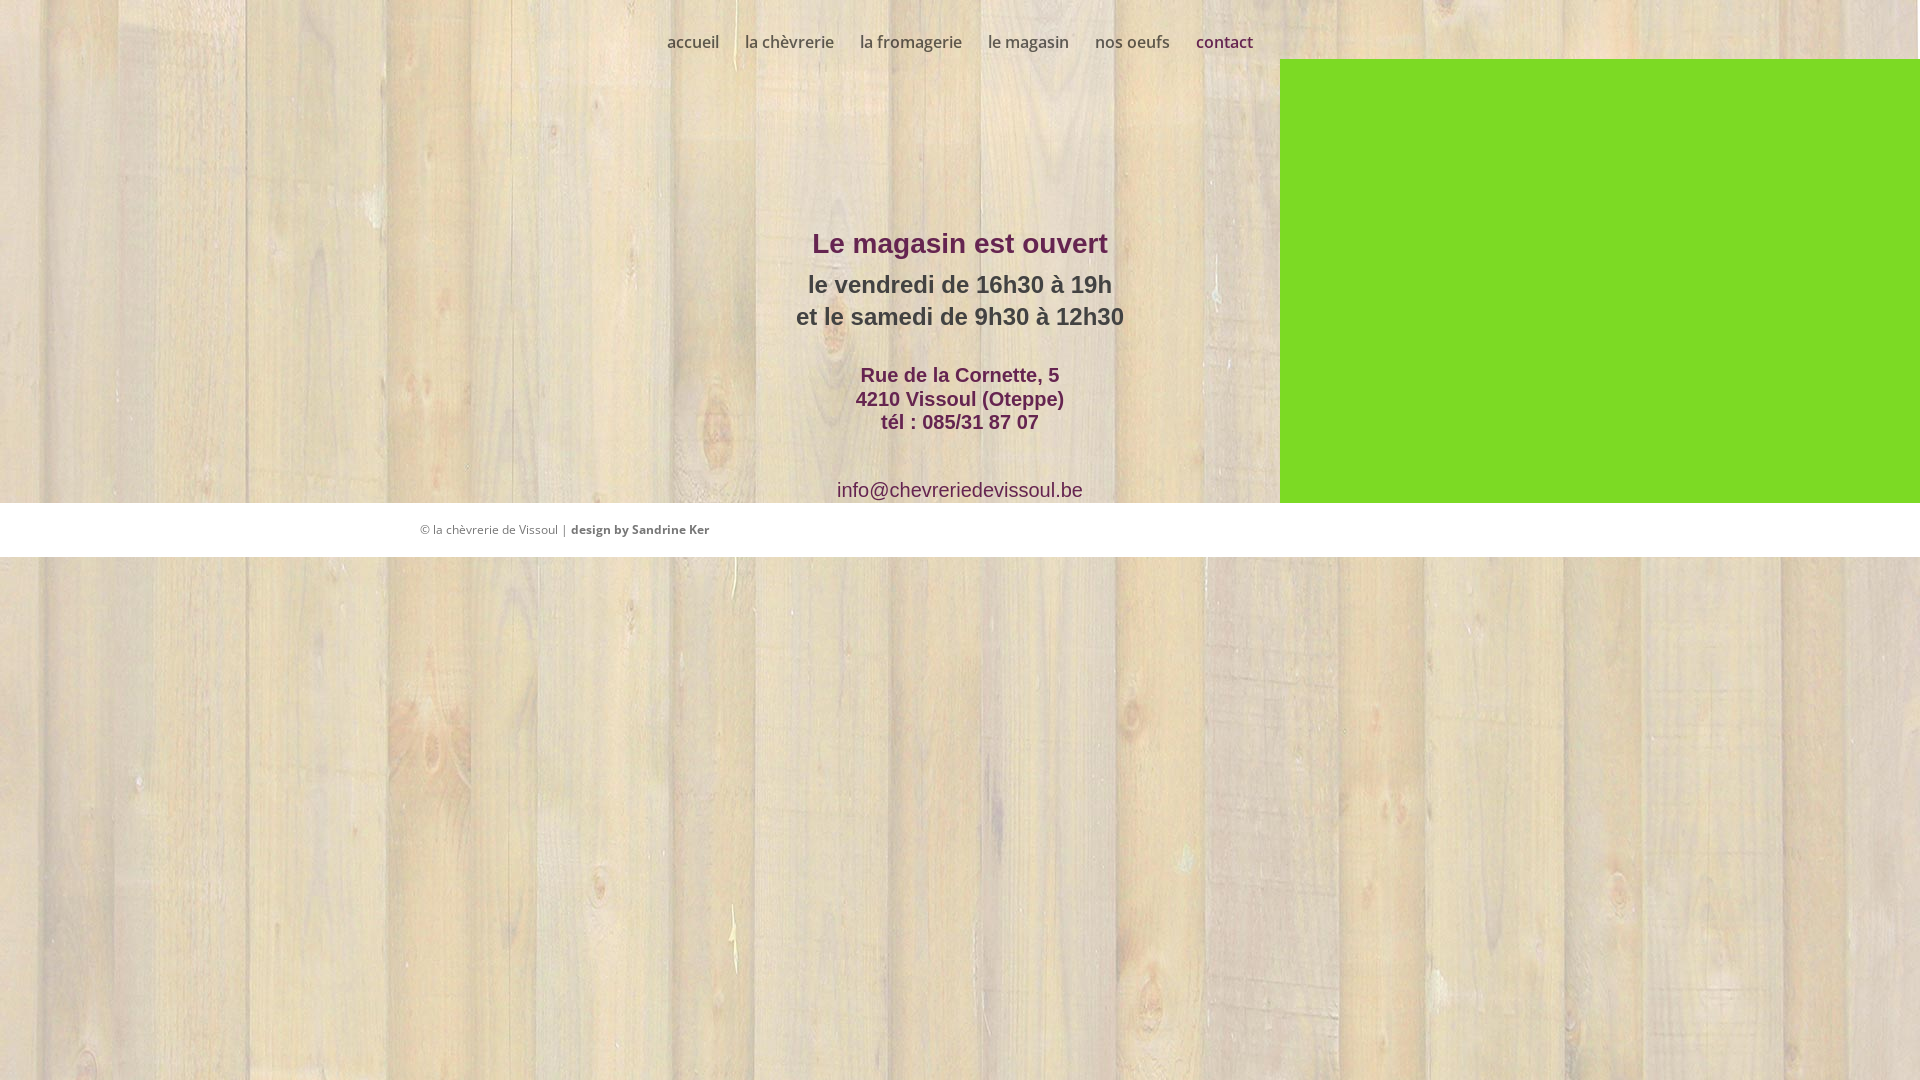 The height and width of the screenshot is (1080, 1920). What do you see at coordinates (836, 489) in the screenshot?
I see `'info@chevreriedevissoul.be'` at bounding box center [836, 489].